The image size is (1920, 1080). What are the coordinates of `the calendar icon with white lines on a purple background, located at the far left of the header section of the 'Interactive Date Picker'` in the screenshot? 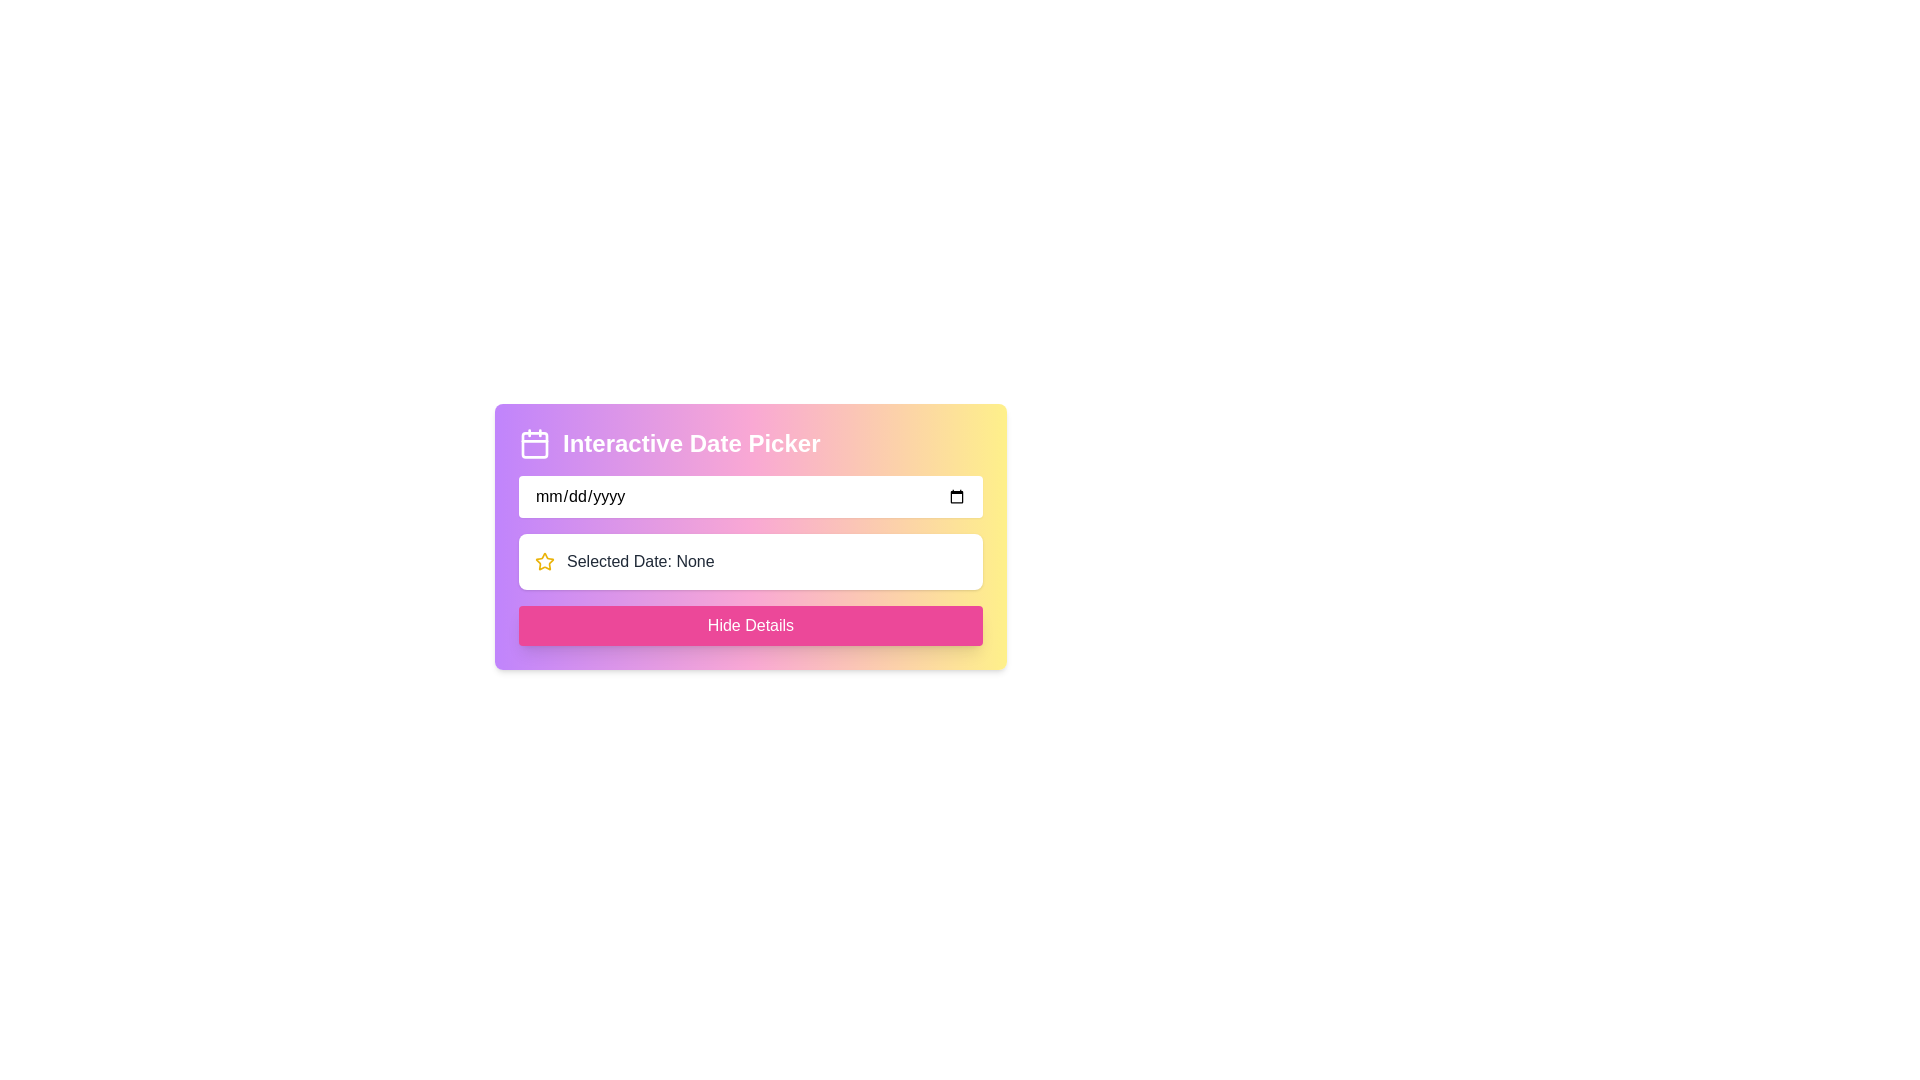 It's located at (534, 442).